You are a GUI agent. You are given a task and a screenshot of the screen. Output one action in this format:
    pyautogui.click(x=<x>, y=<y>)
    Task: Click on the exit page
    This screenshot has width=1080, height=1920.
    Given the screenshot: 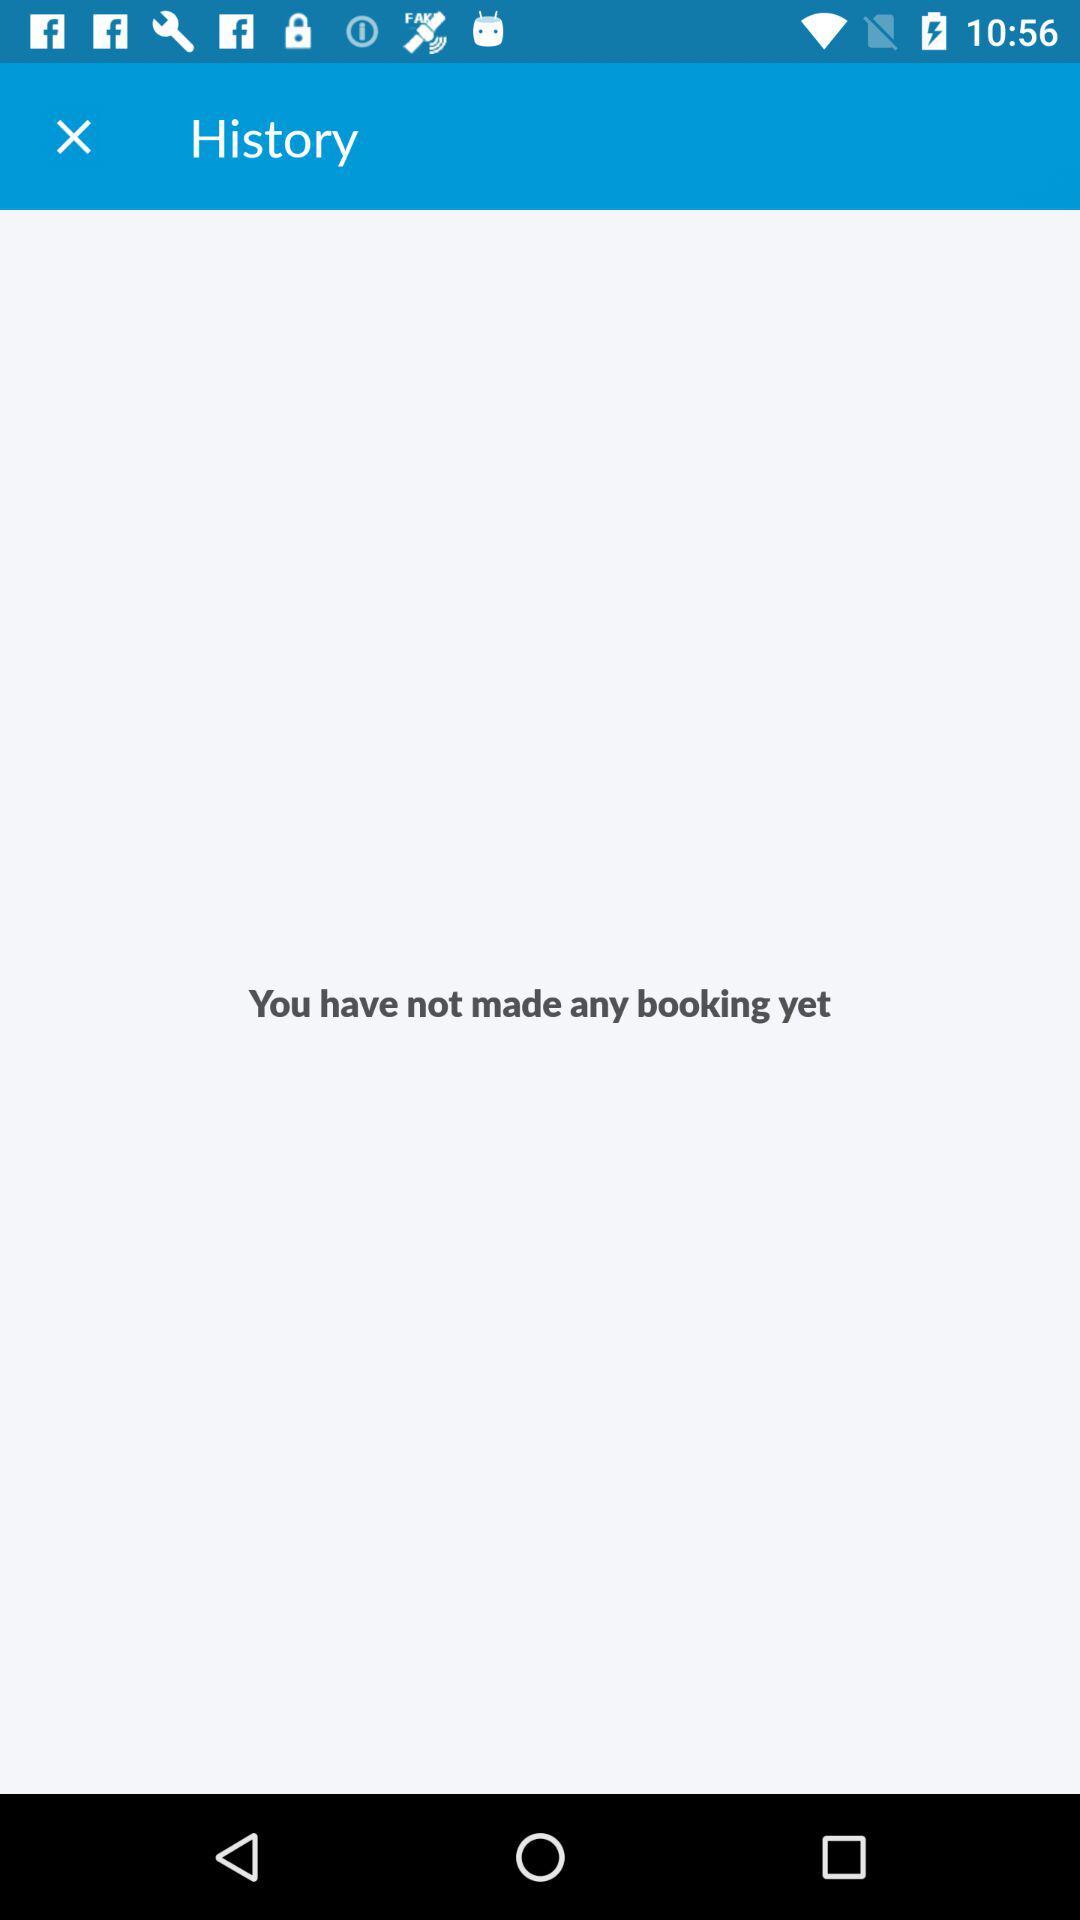 What is the action you would take?
    pyautogui.click(x=72, y=135)
    